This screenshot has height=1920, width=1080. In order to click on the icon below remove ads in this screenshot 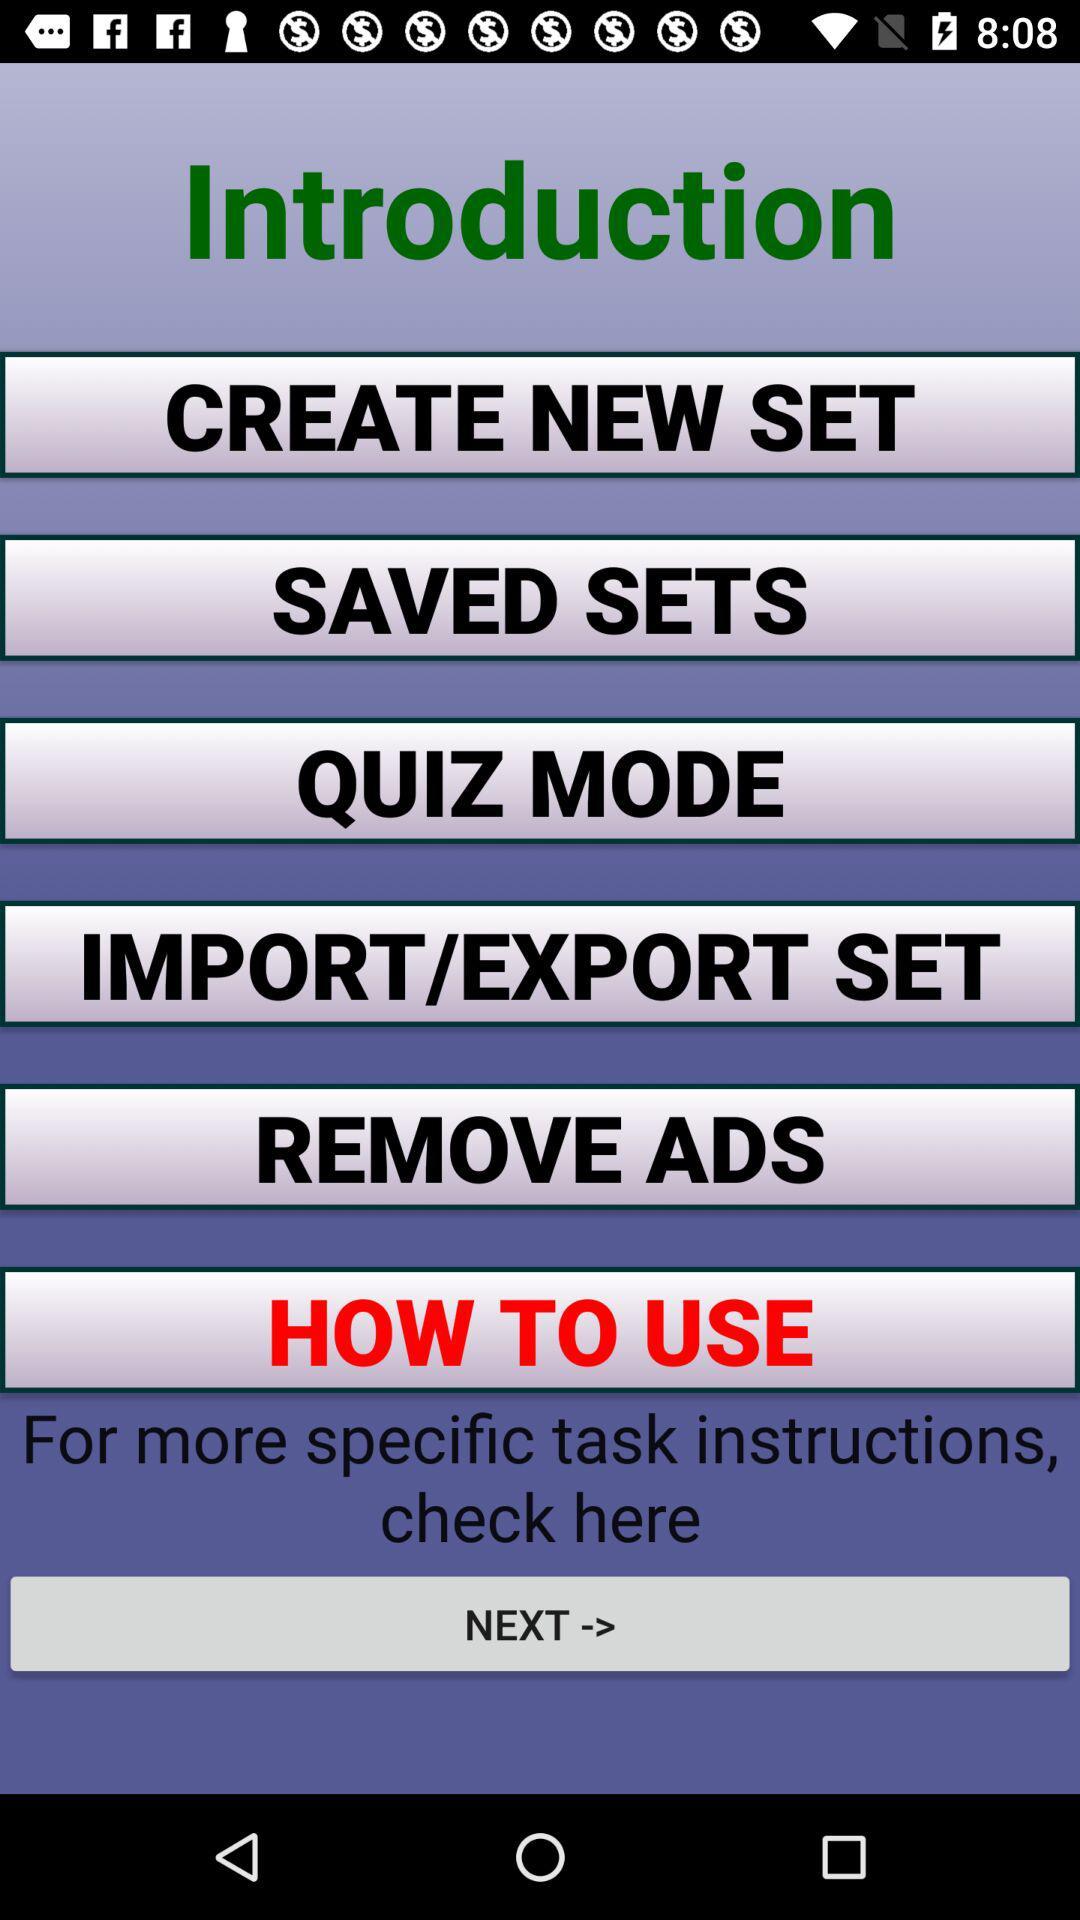, I will do `click(540, 1329)`.